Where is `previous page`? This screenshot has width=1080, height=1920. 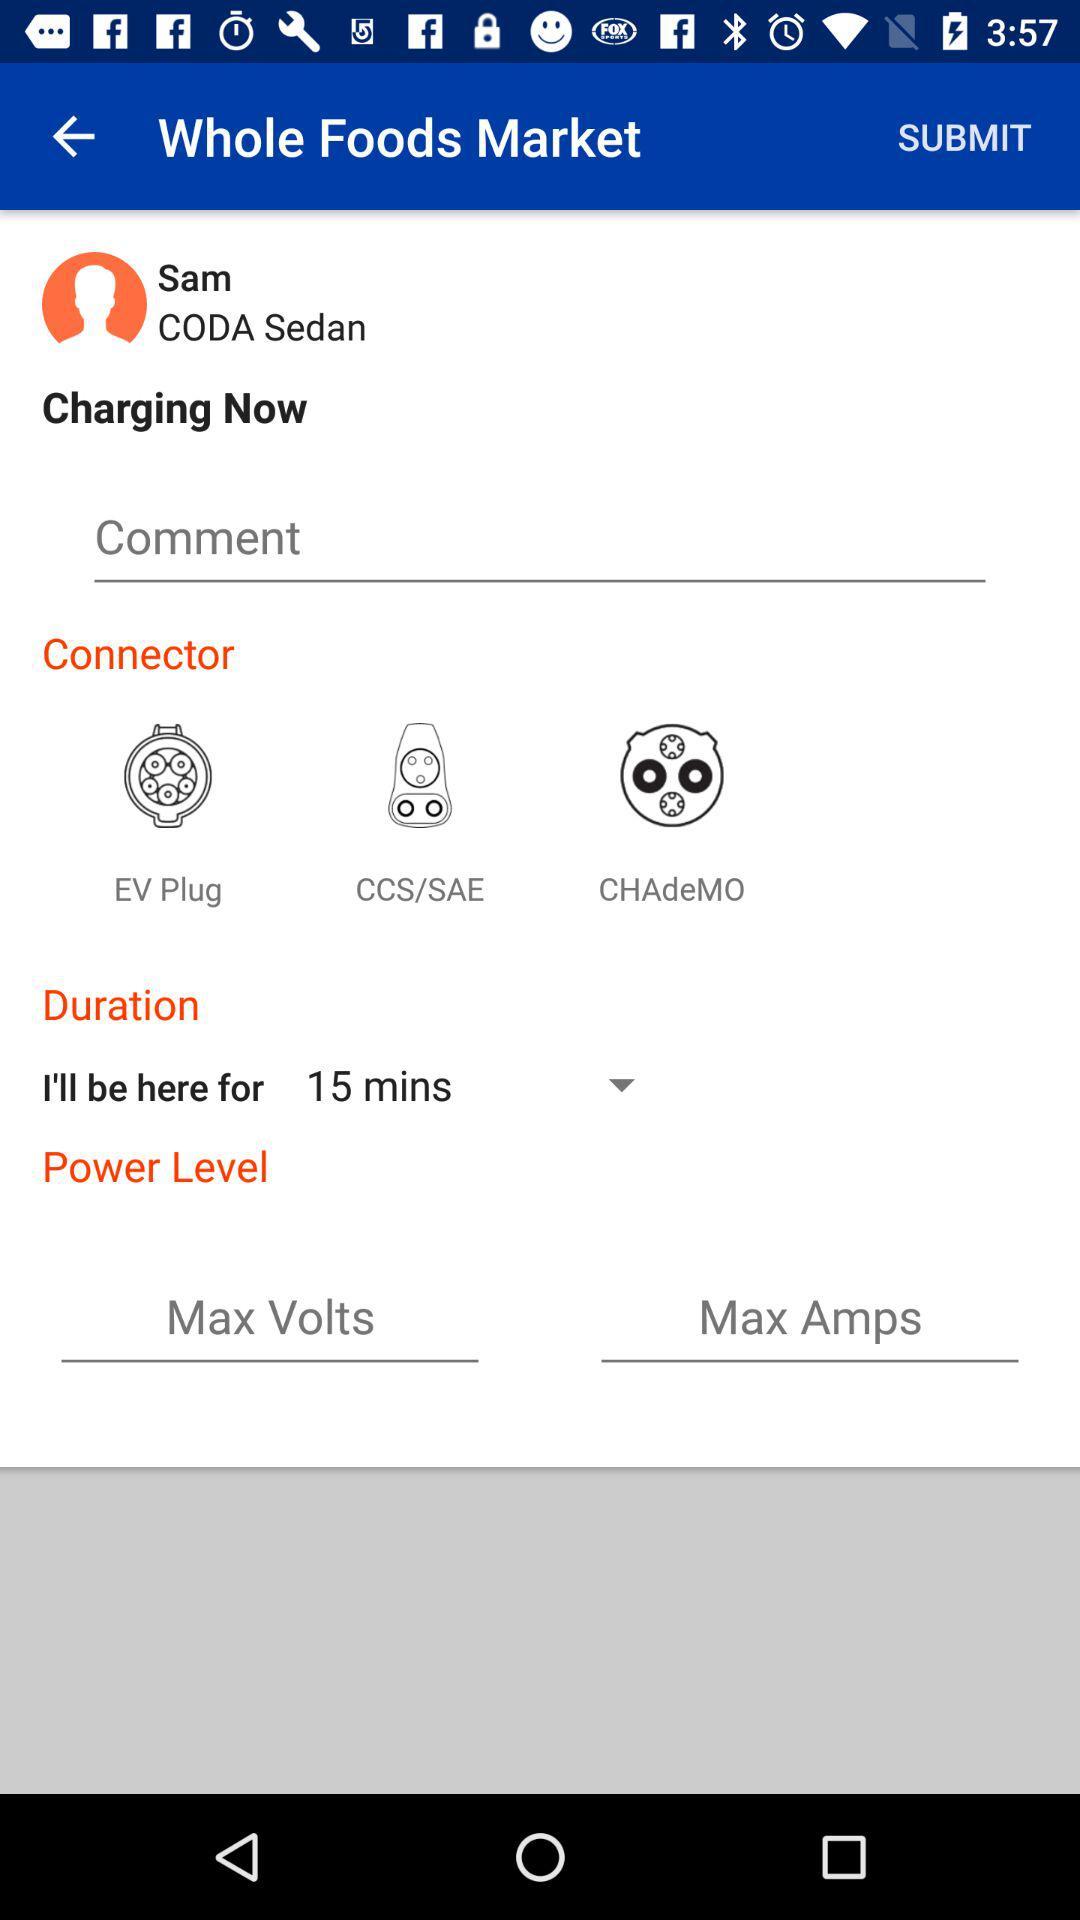
previous page is located at coordinates (72, 135).